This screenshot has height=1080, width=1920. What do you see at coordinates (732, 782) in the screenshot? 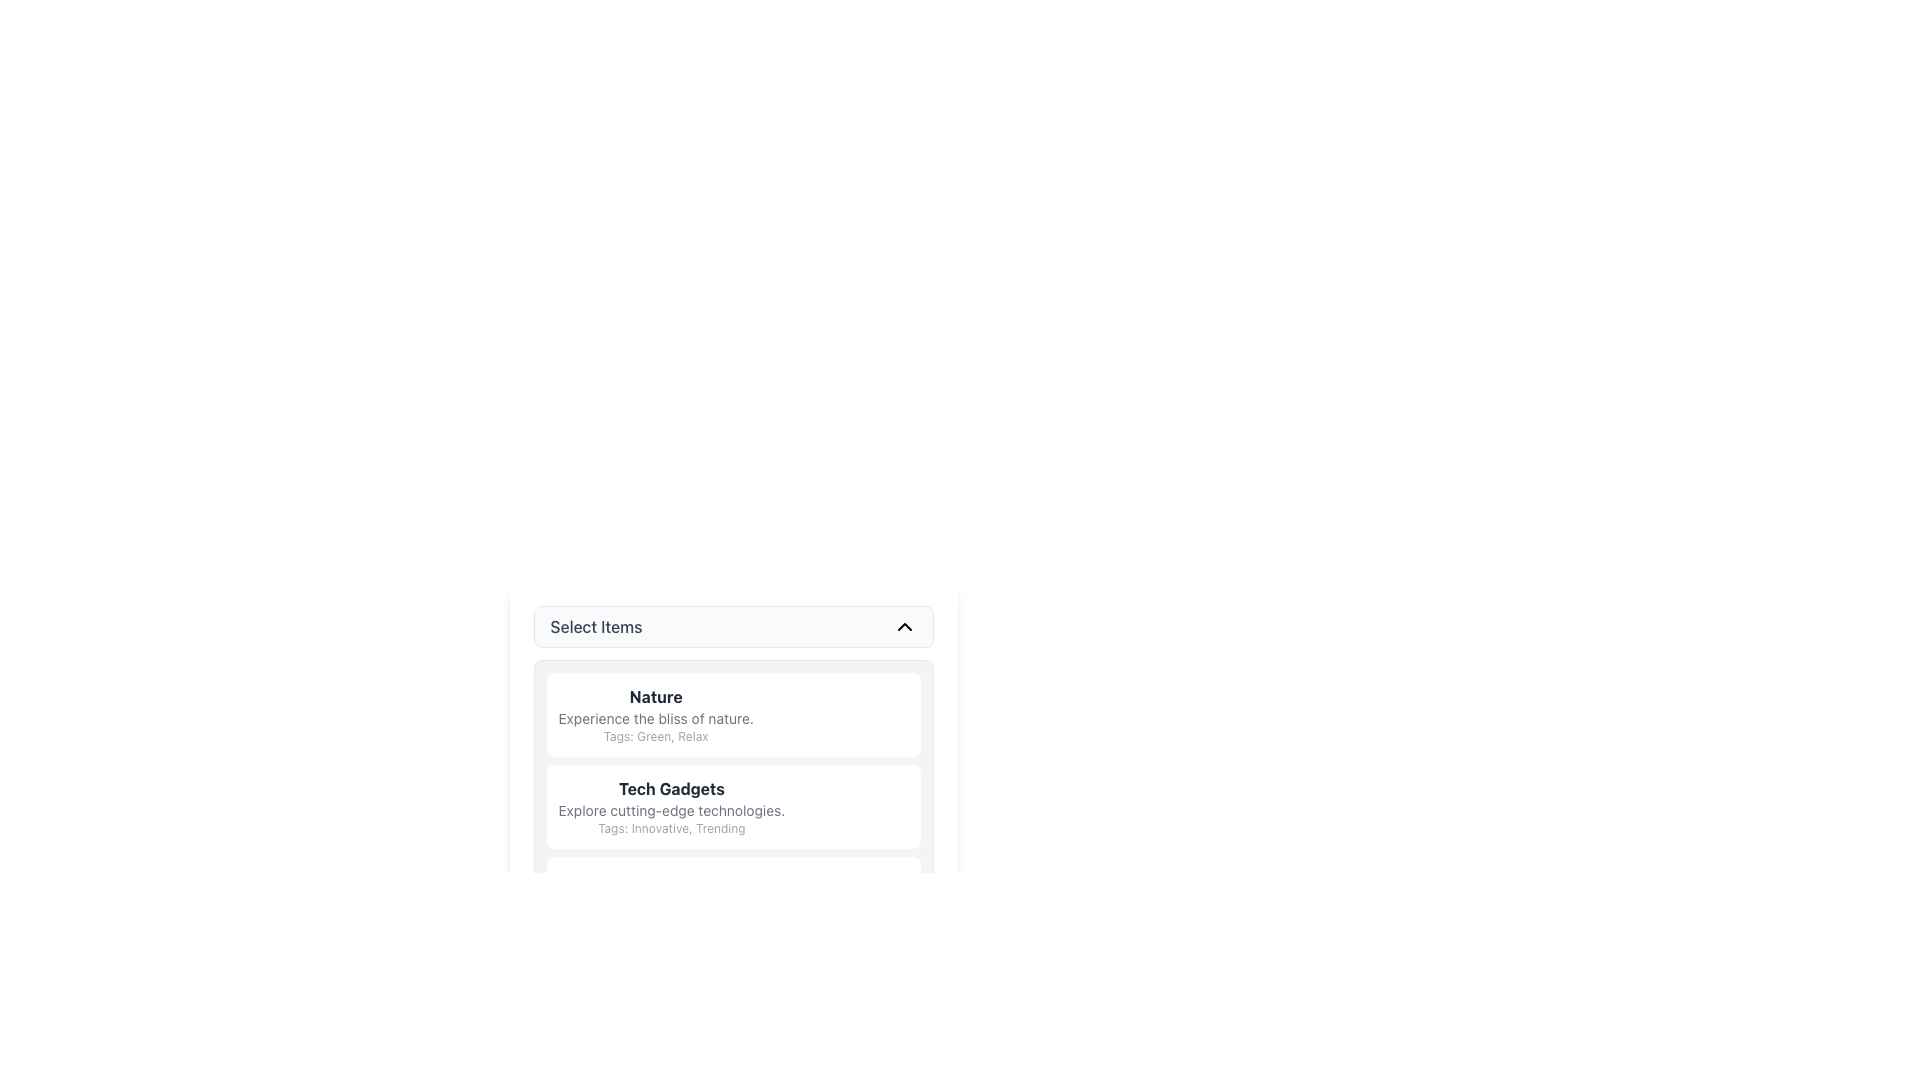
I see `the second Card component in the list labeled 'Select Items' that provides information about 'Tech Gadgets'` at bounding box center [732, 782].